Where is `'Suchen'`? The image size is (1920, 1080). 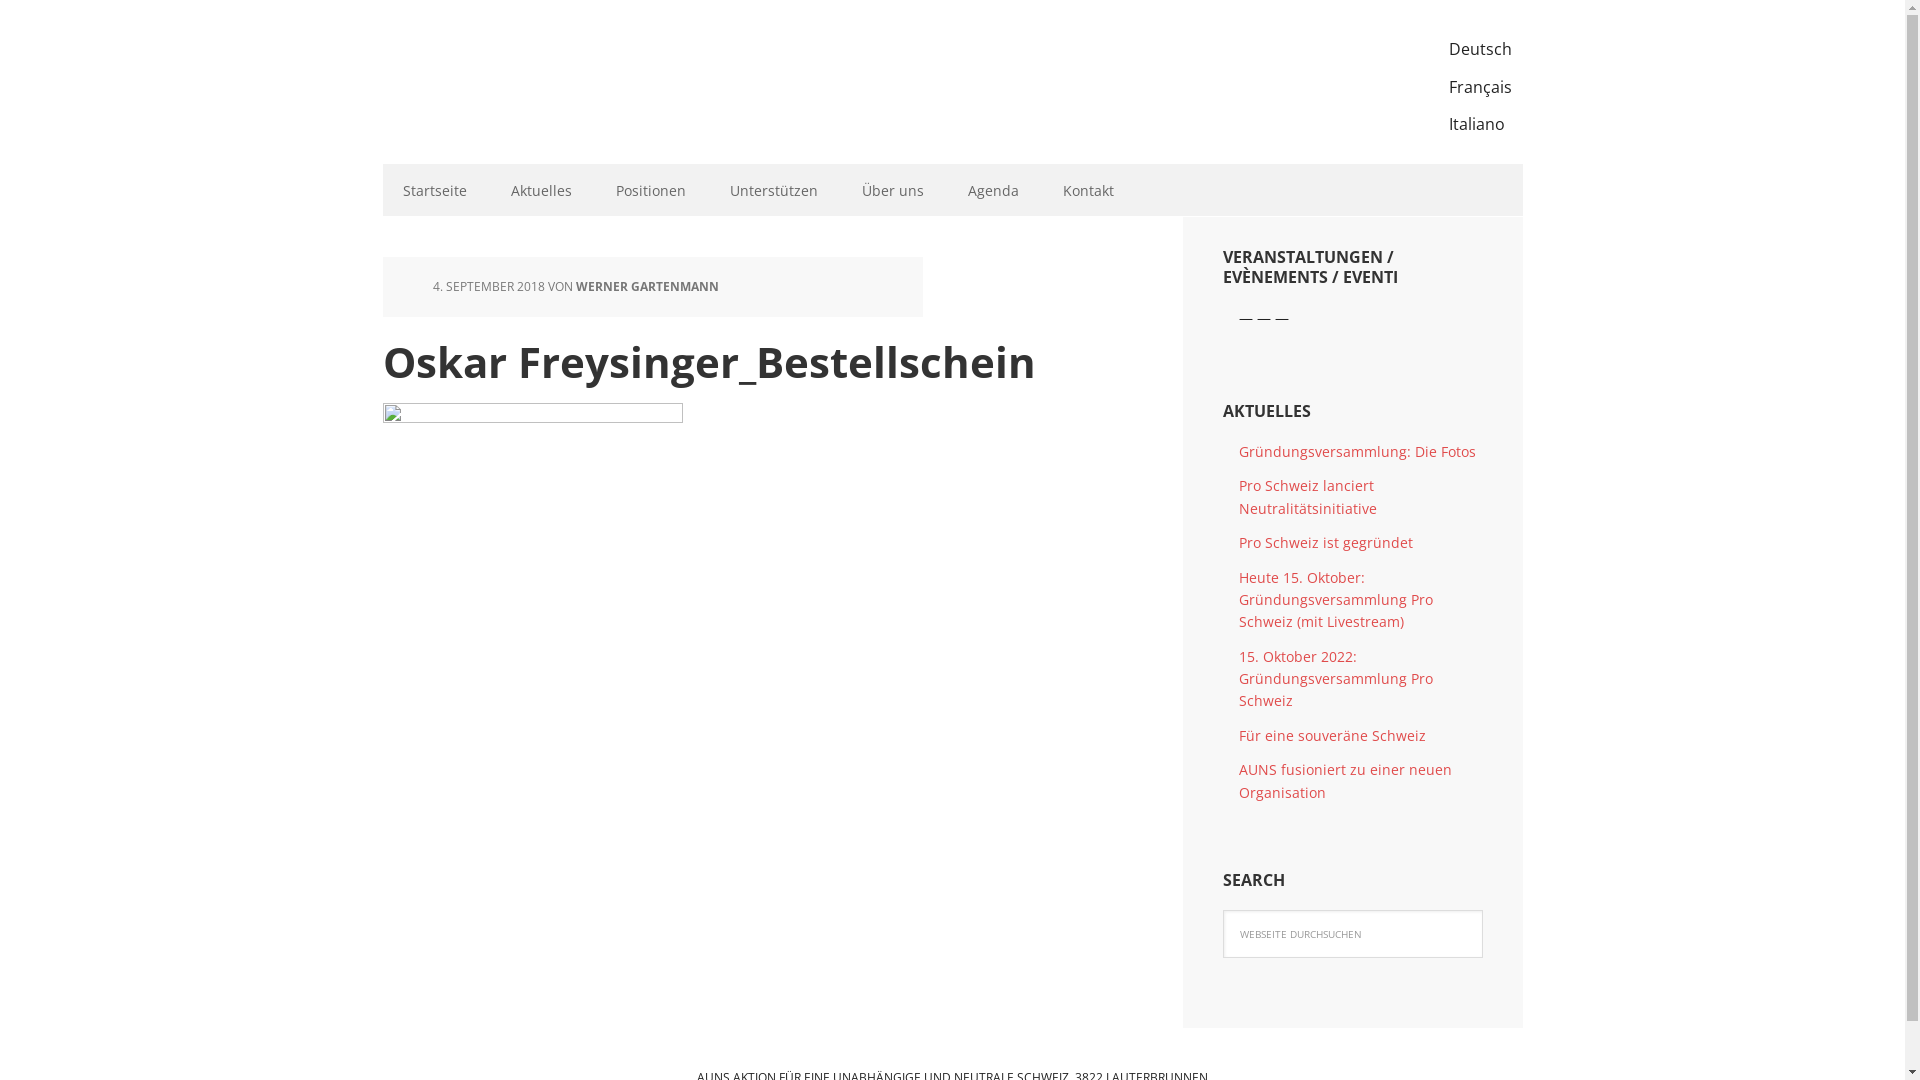
'Suchen' is located at coordinates (1482, 909).